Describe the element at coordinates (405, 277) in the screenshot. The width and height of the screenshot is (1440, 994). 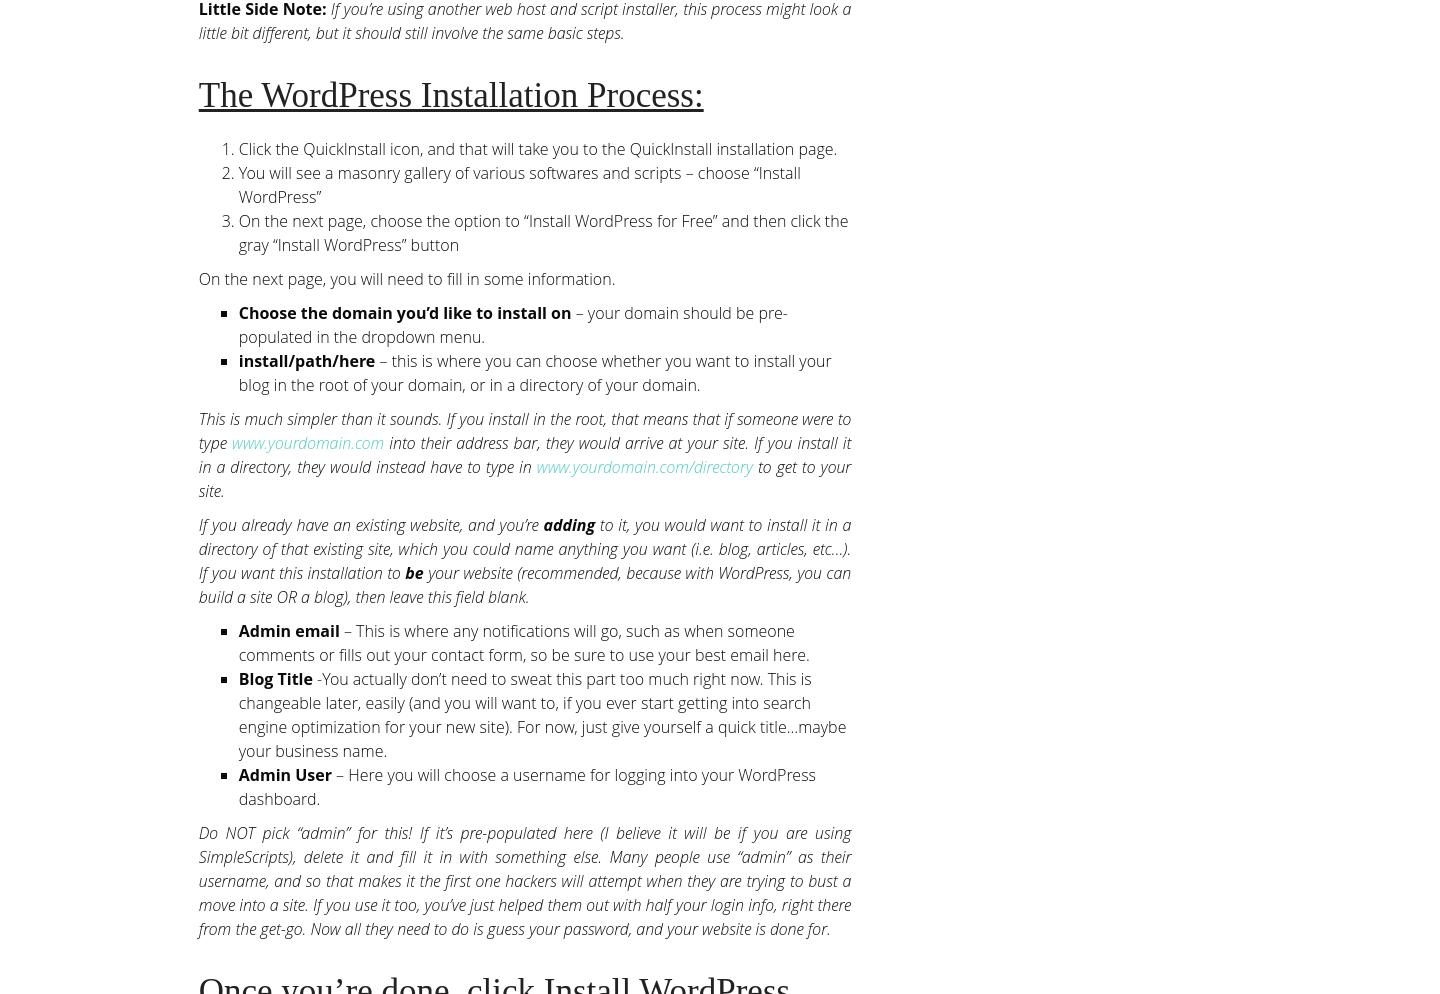
I see `'On the next page, you will need to fill in some information.'` at that location.